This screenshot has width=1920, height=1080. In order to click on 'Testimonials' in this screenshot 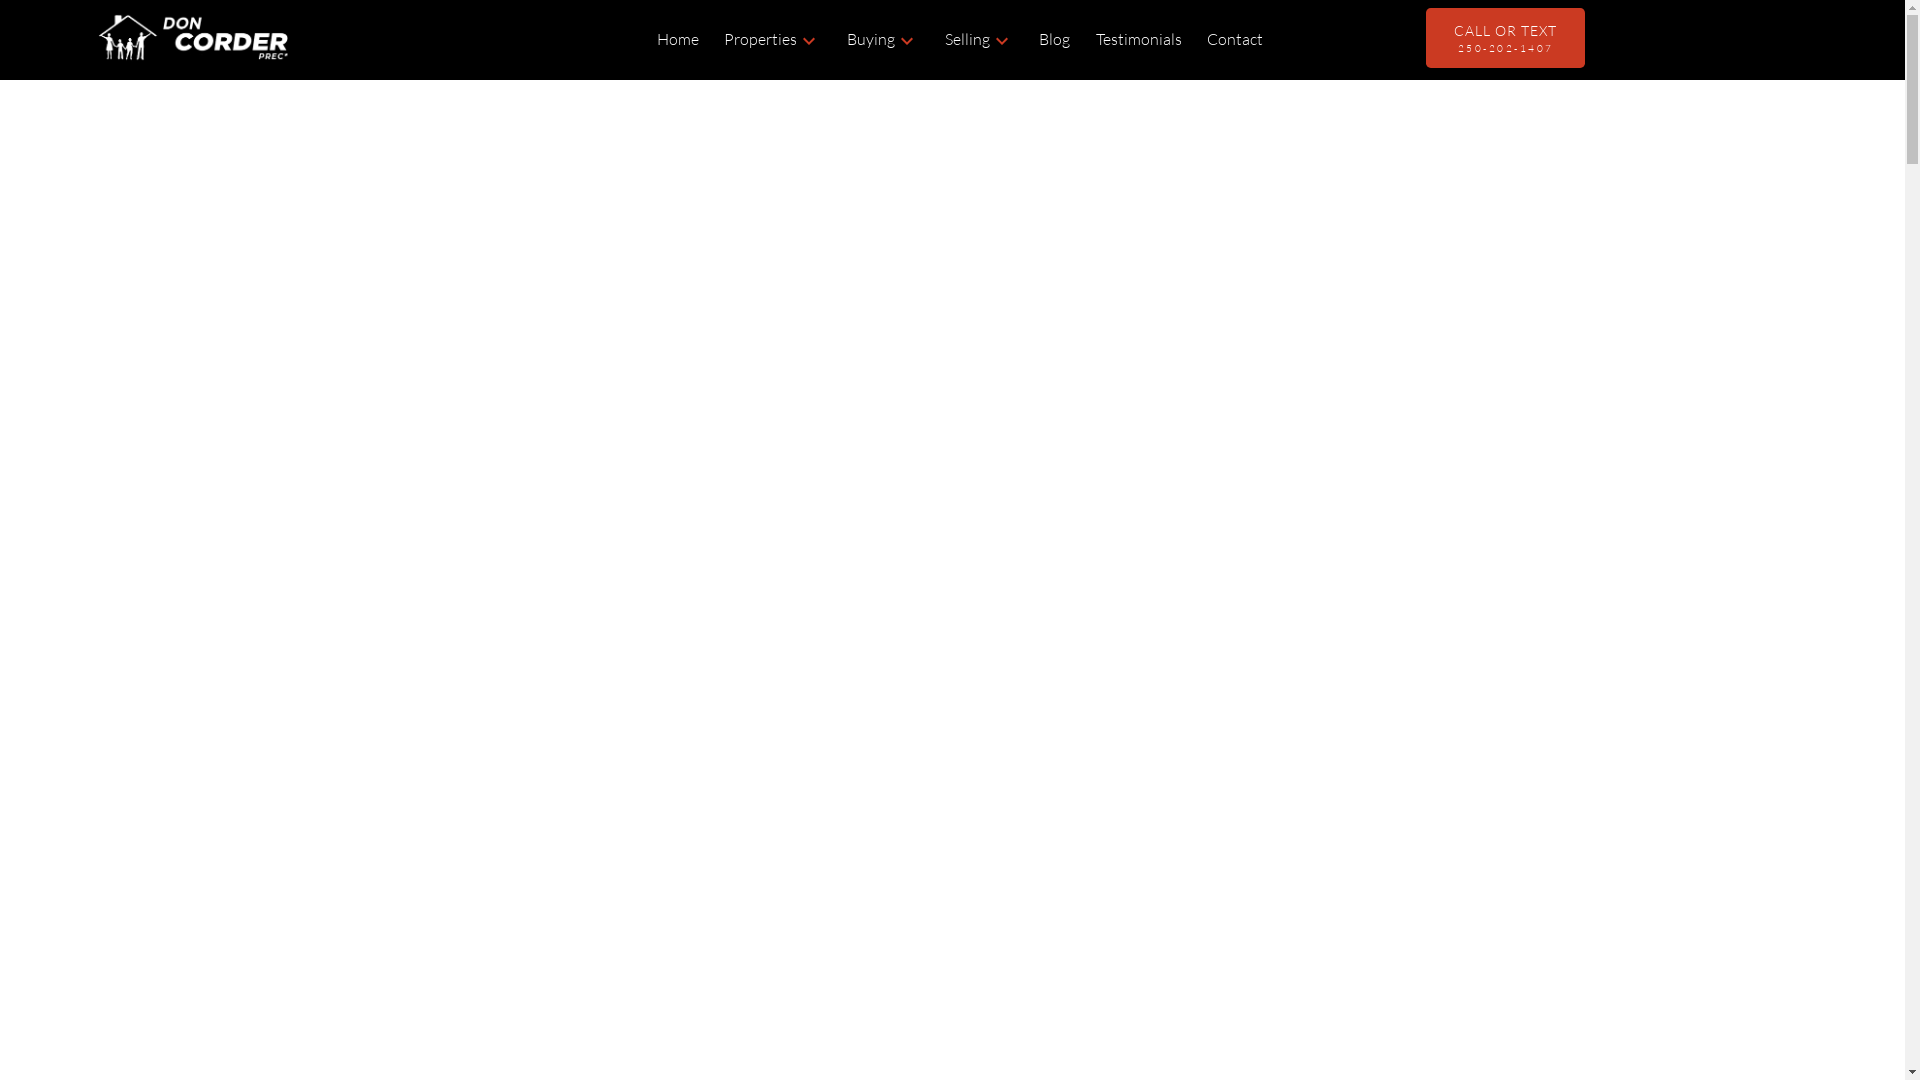, I will do `click(1138, 39)`.